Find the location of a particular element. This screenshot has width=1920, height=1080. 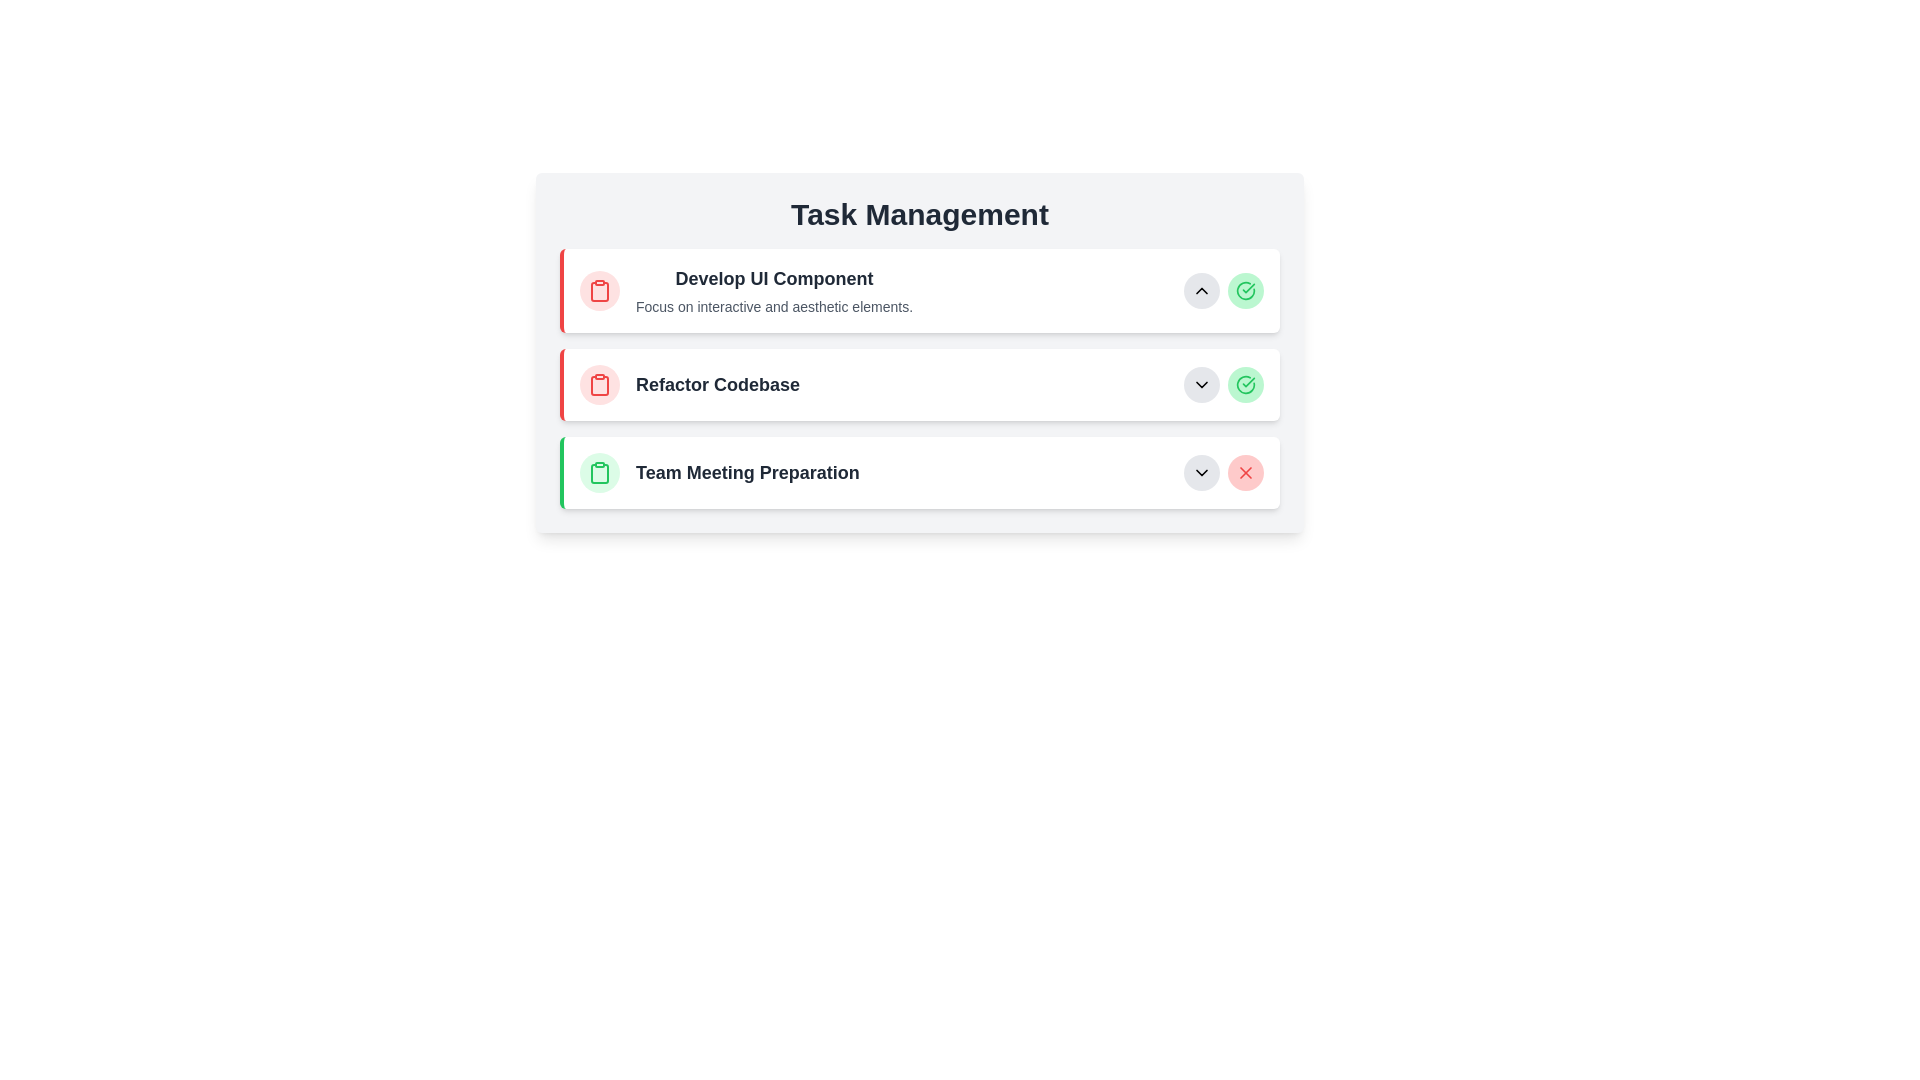

the upward chevron on the Task Item Module titled 'Develop UI Component' is located at coordinates (919, 290).